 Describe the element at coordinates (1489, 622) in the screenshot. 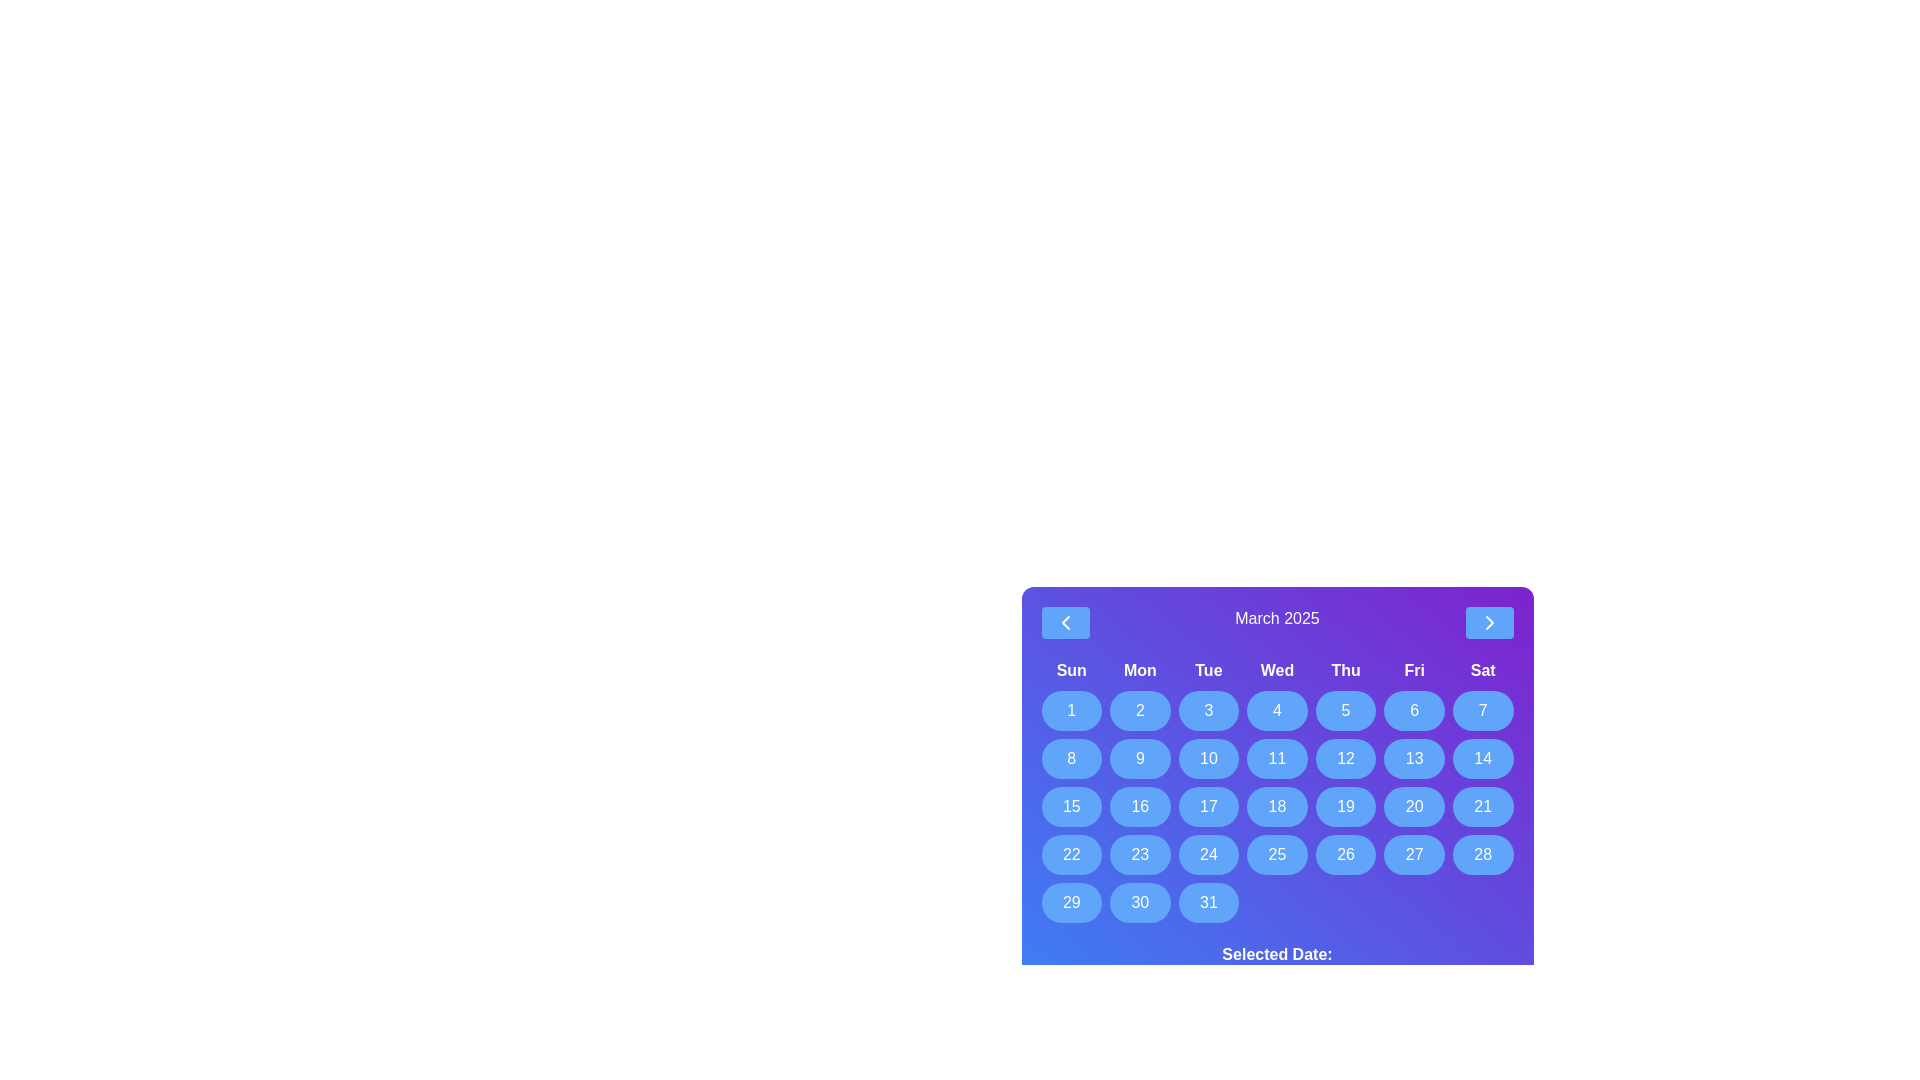

I see `the small arrow icon pointing to the right, located within the navigation button at the upper-right corner of the calendar interface` at that location.